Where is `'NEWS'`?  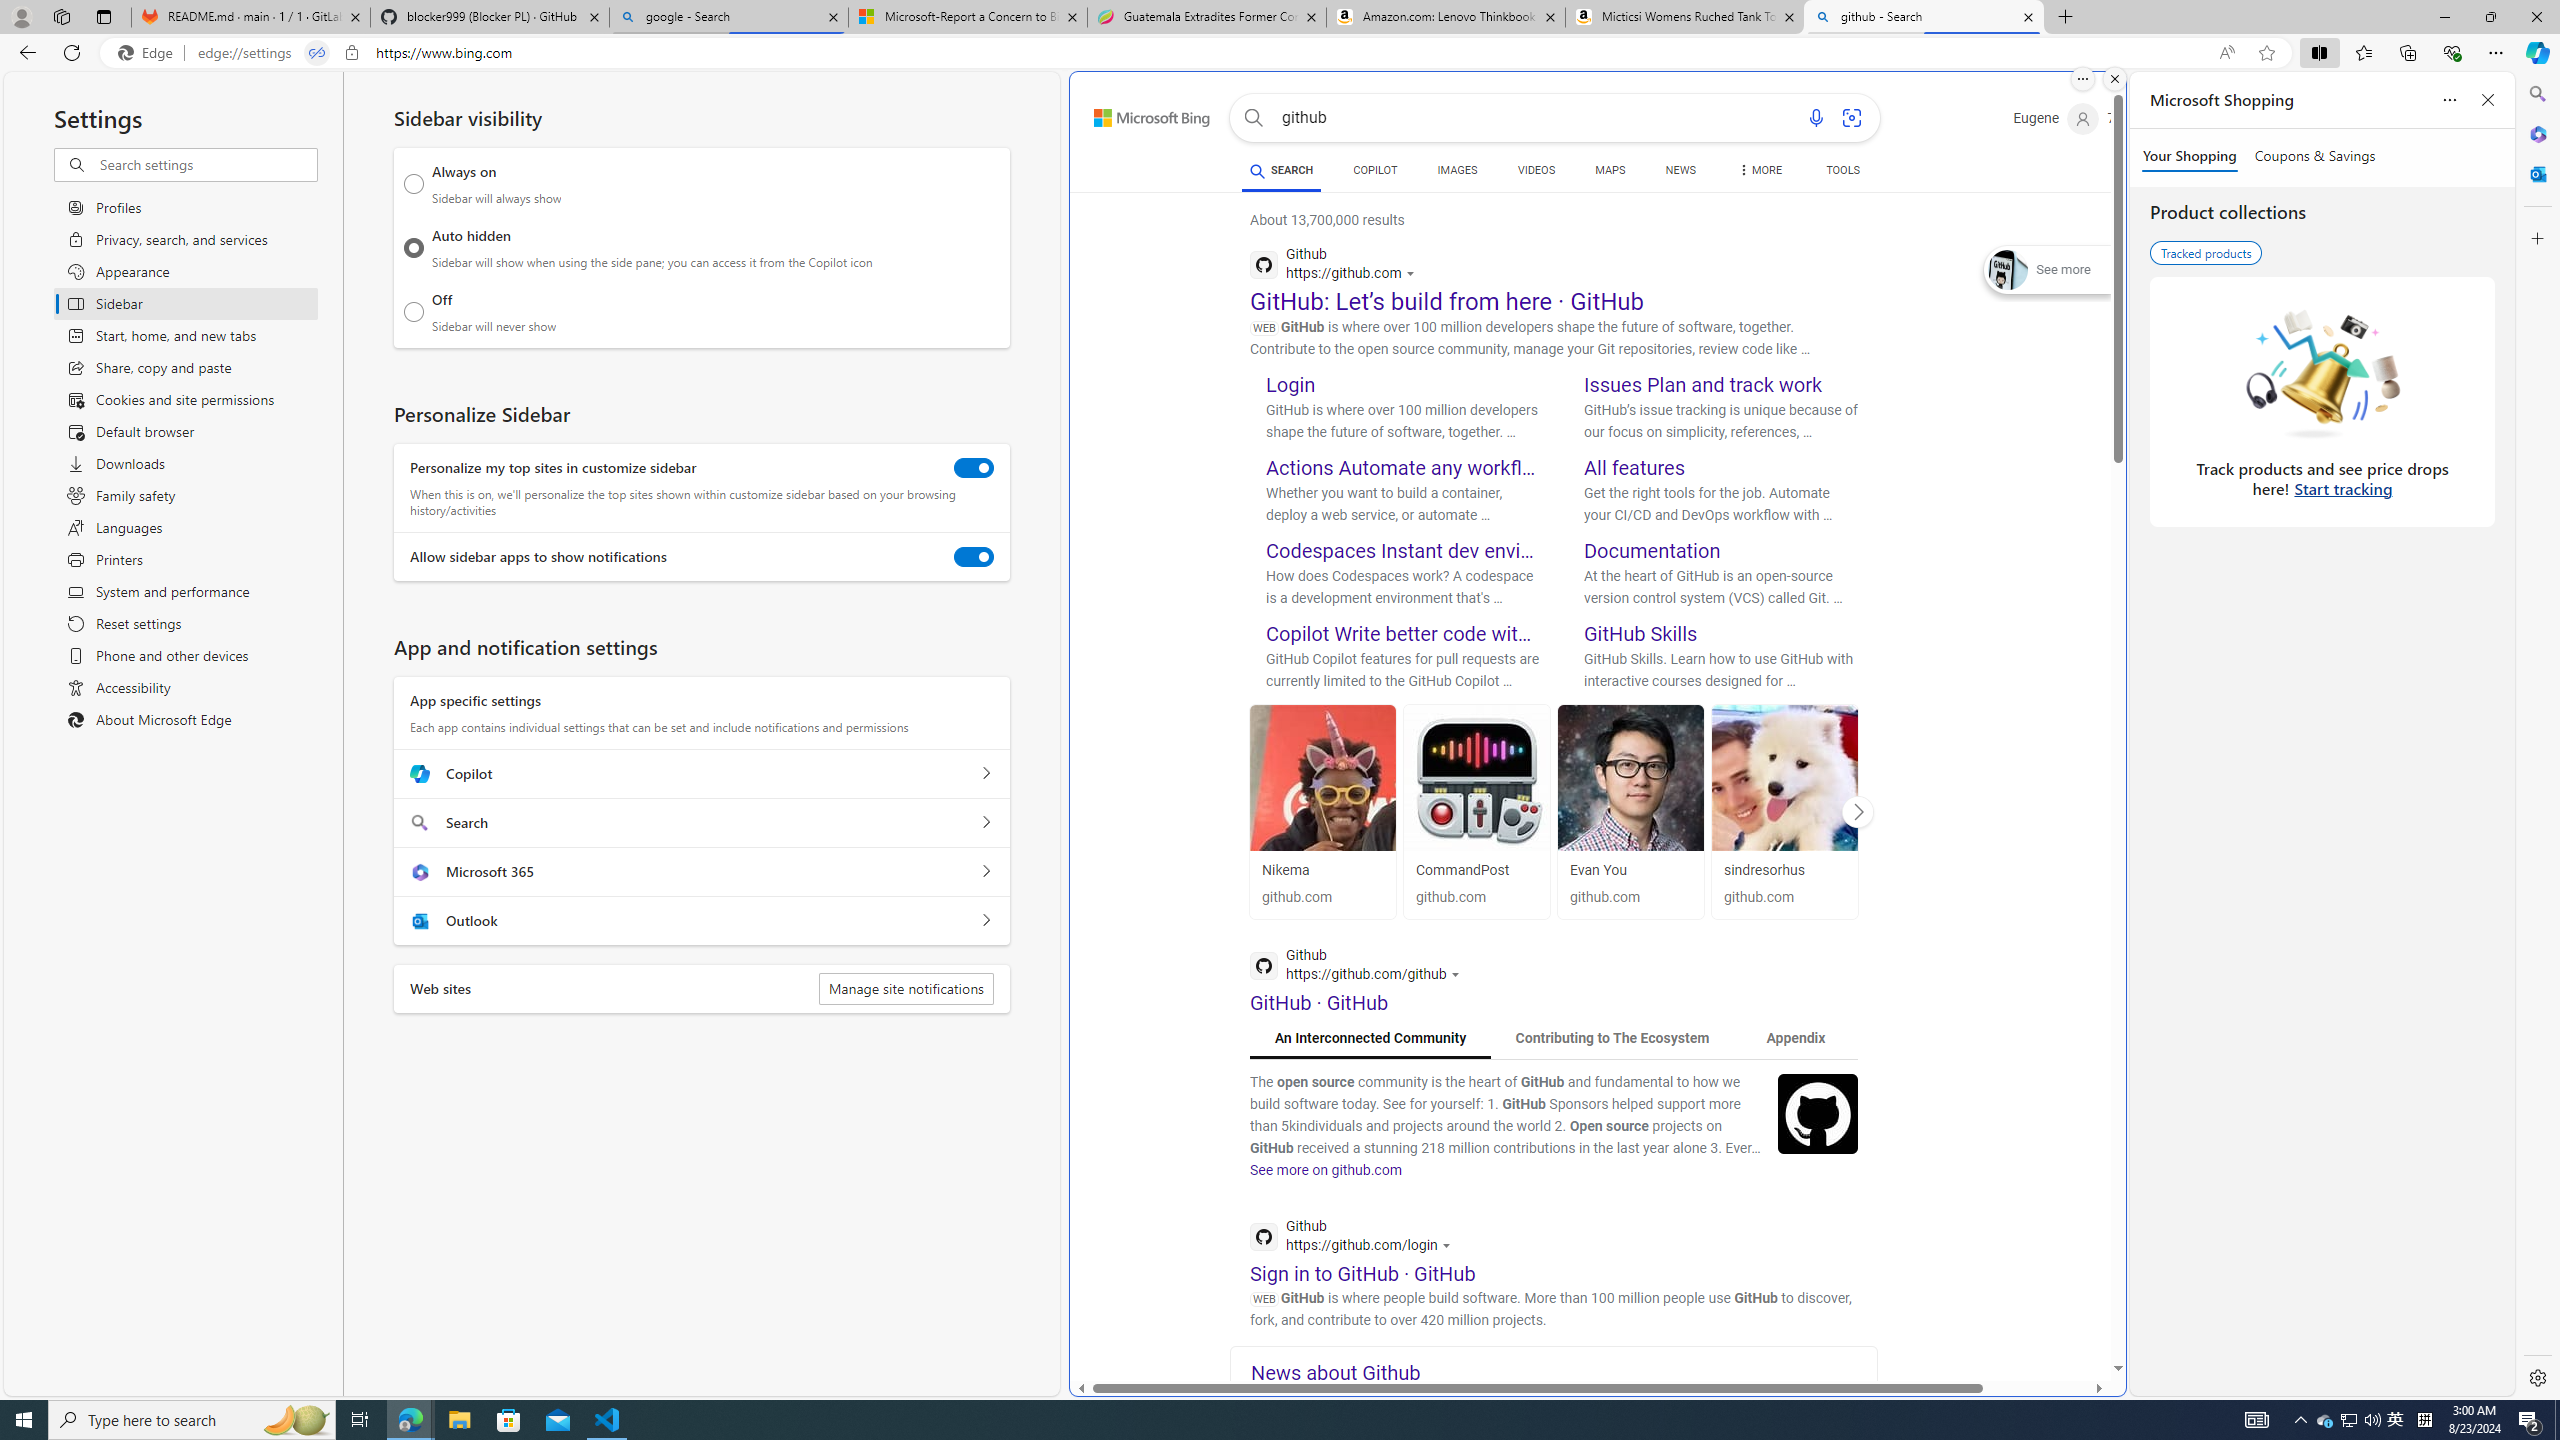 'NEWS' is located at coordinates (1679, 172).